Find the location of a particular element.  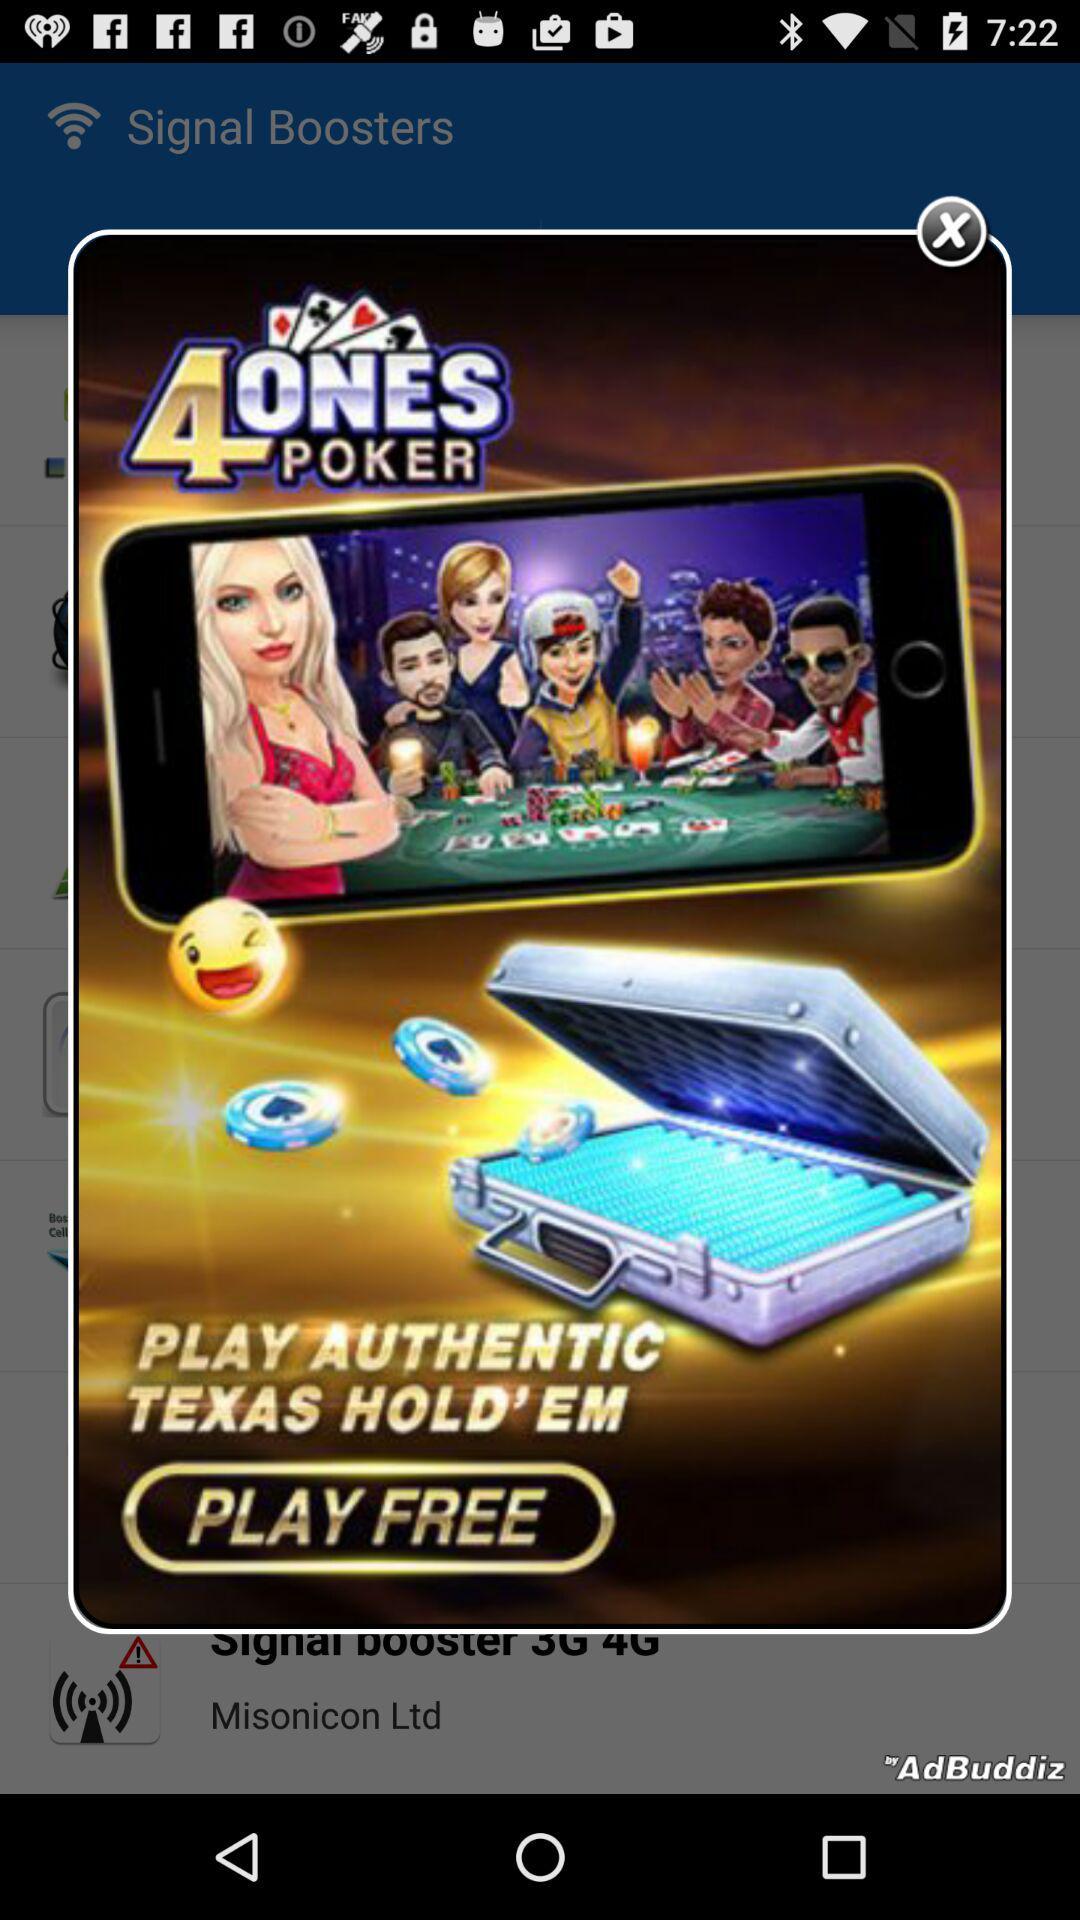

link to advertisement is located at coordinates (540, 930).